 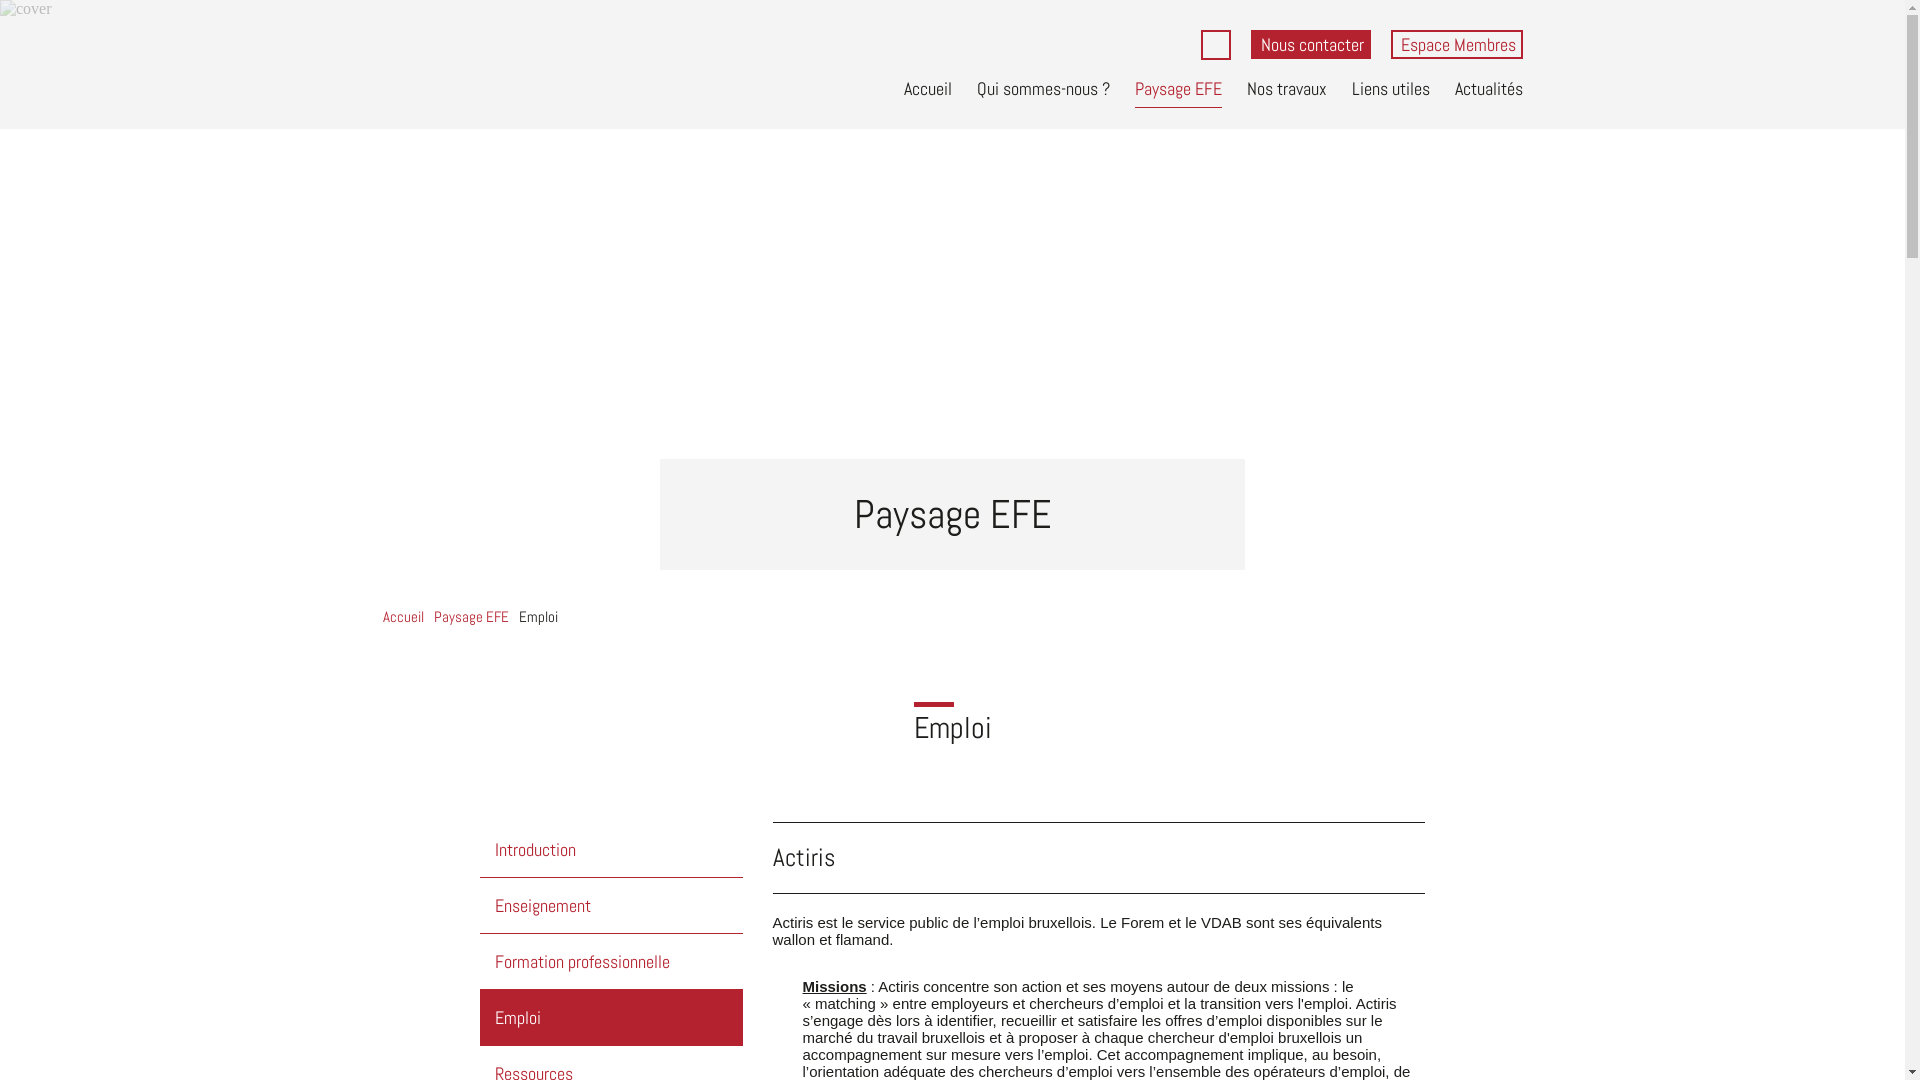 What do you see at coordinates (802, 799) in the screenshot?
I see `'Actiris'` at bounding box center [802, 799].